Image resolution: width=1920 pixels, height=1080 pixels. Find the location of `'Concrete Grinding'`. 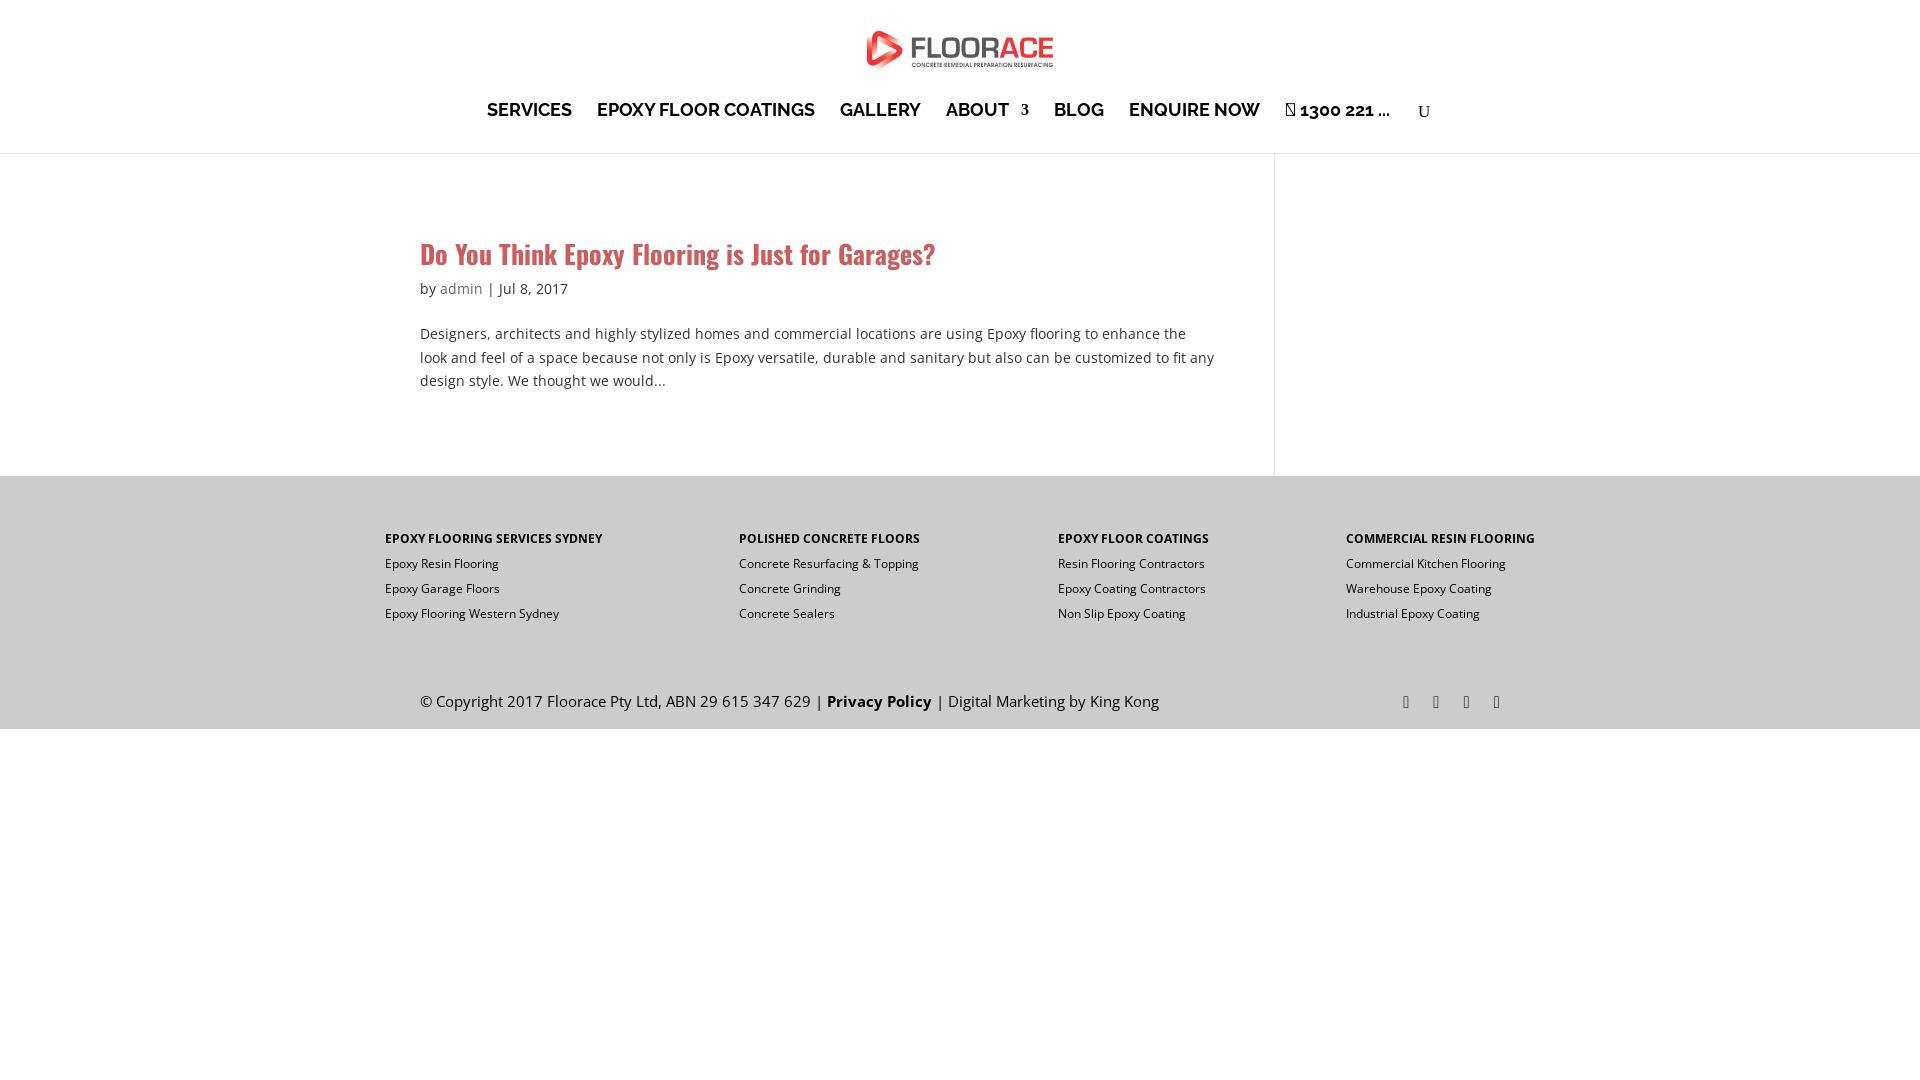

'Concrete Grinding' is located at coordinates (789, 587).